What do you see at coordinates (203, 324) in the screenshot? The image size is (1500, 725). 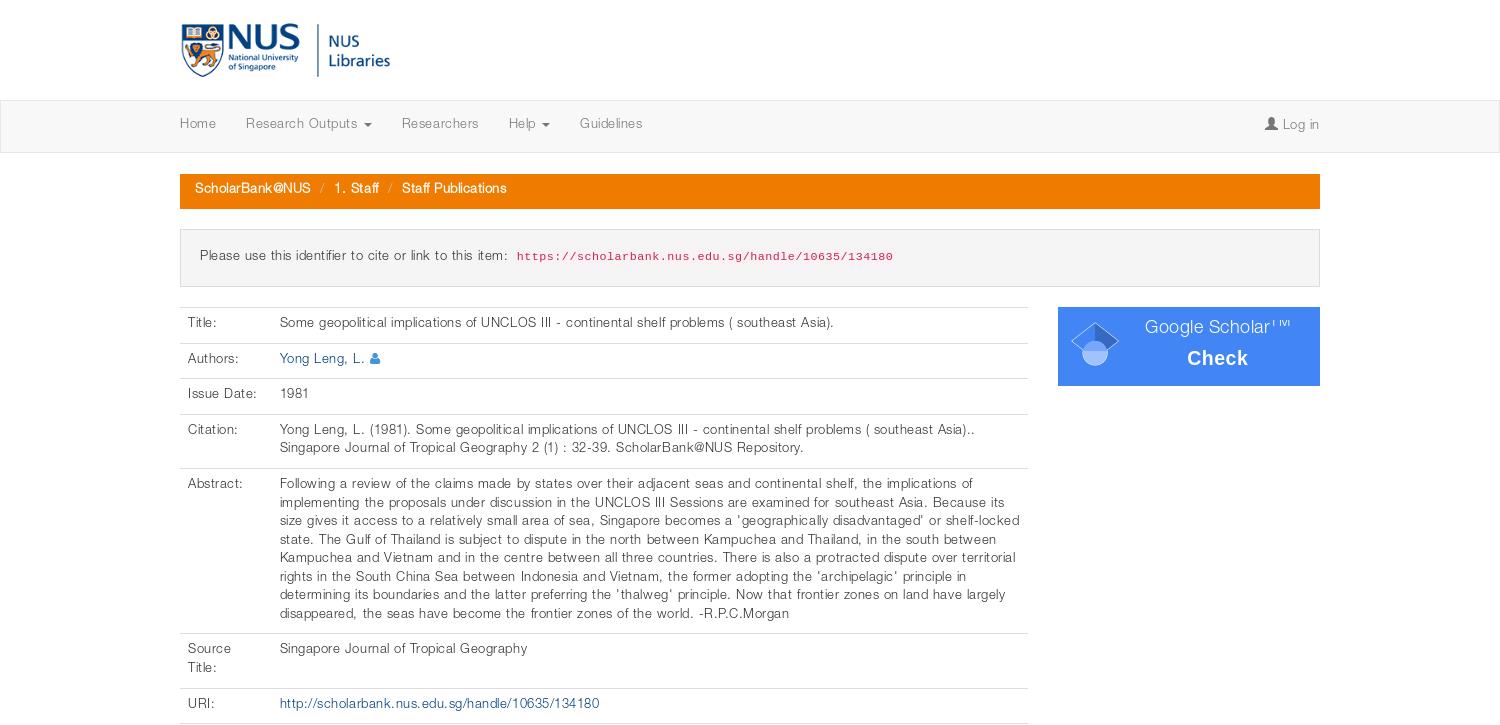 I see `'Title:'` at bounding box center [203, 324].